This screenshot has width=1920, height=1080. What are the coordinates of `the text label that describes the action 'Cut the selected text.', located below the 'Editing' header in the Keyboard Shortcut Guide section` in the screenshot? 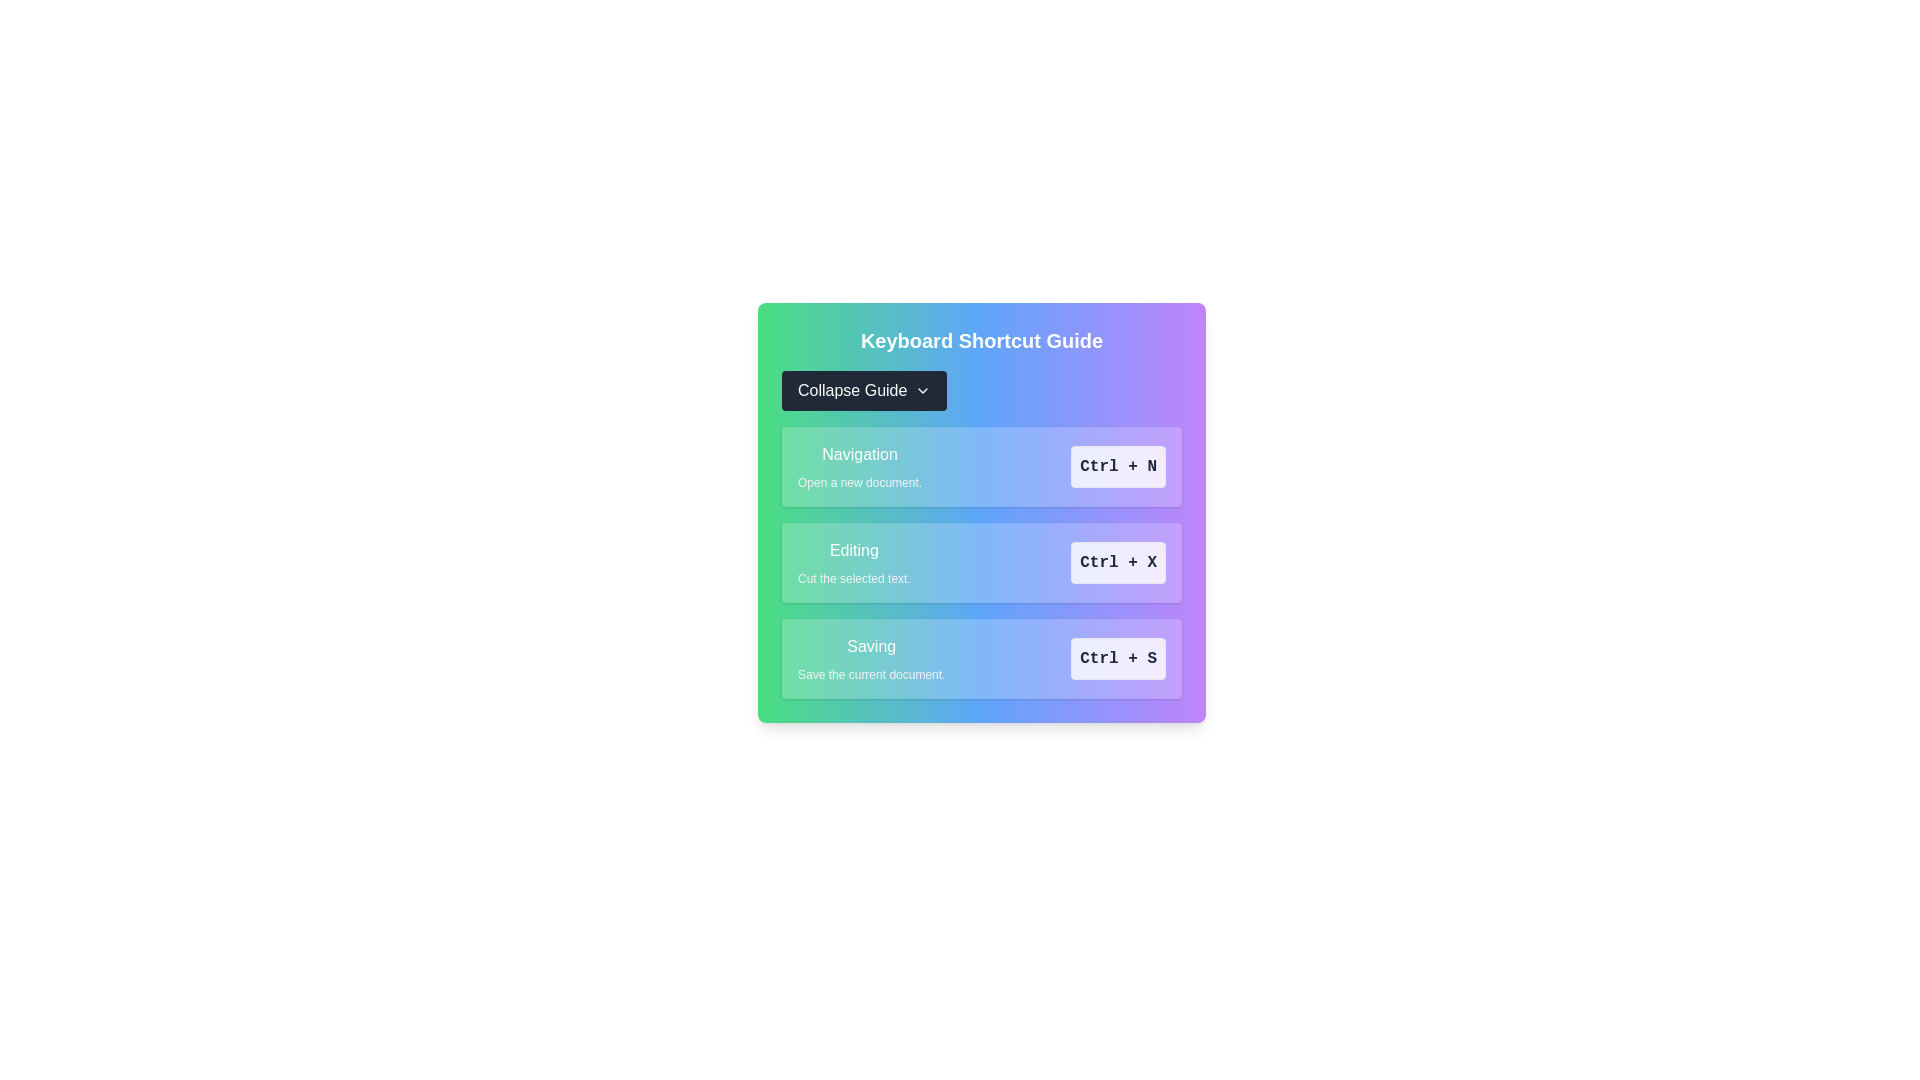 It's located at (854, 578).